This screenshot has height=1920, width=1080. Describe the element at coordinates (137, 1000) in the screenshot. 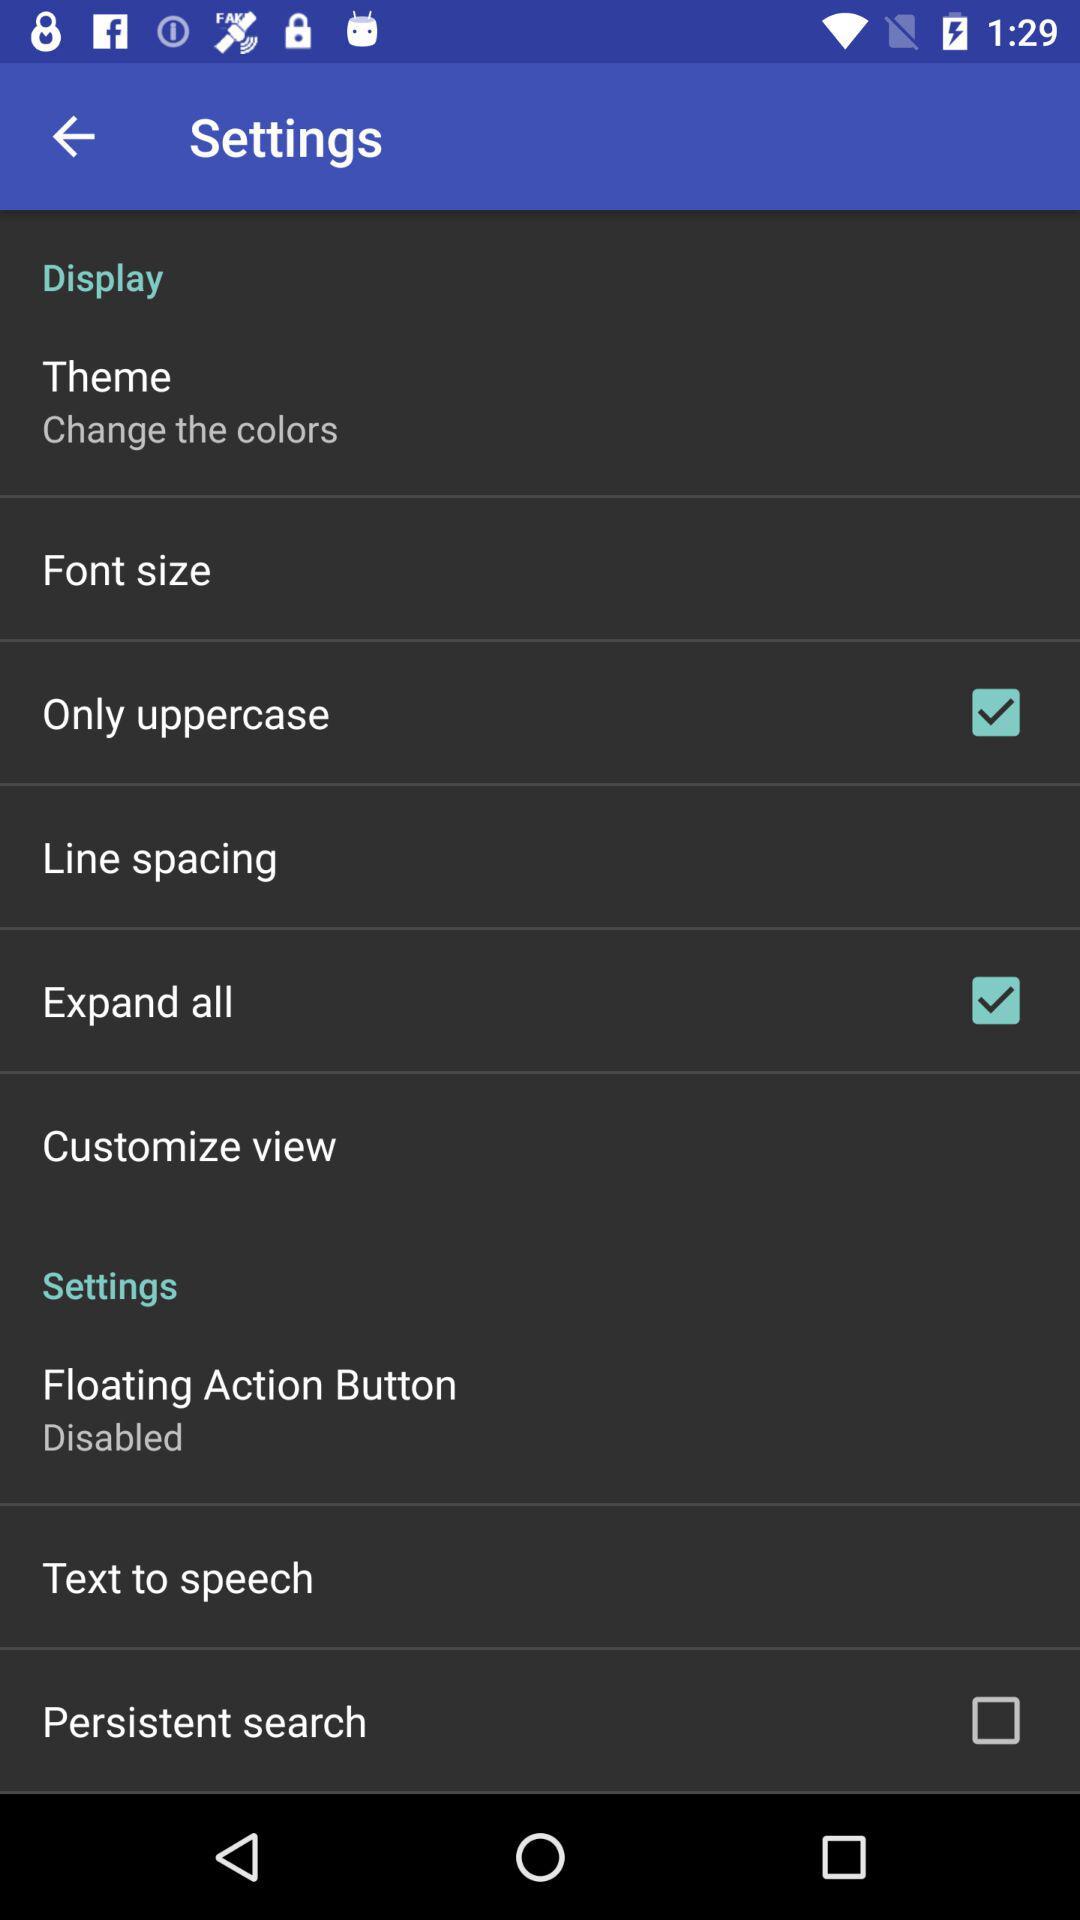

I see `icon below the line spacing item` at that location.